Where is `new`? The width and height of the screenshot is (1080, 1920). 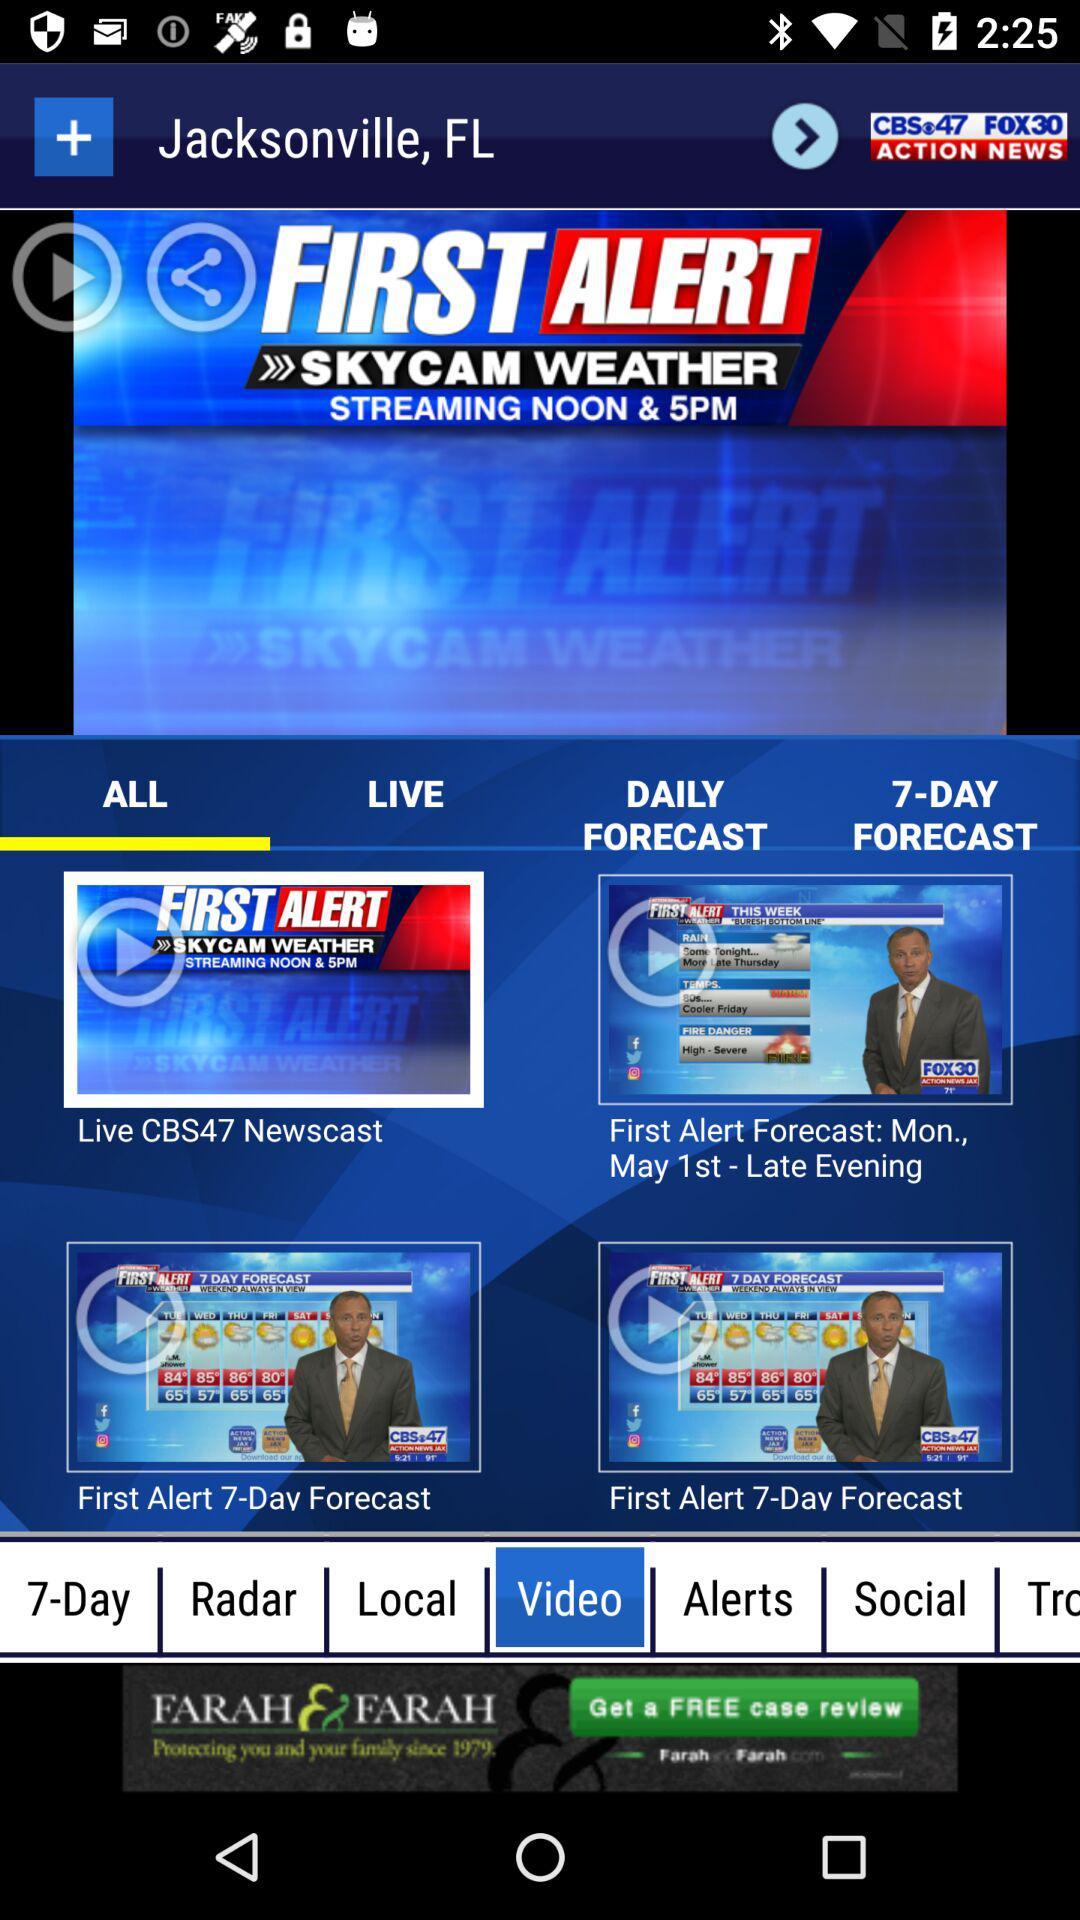
new is located at coordinates (72, 135).